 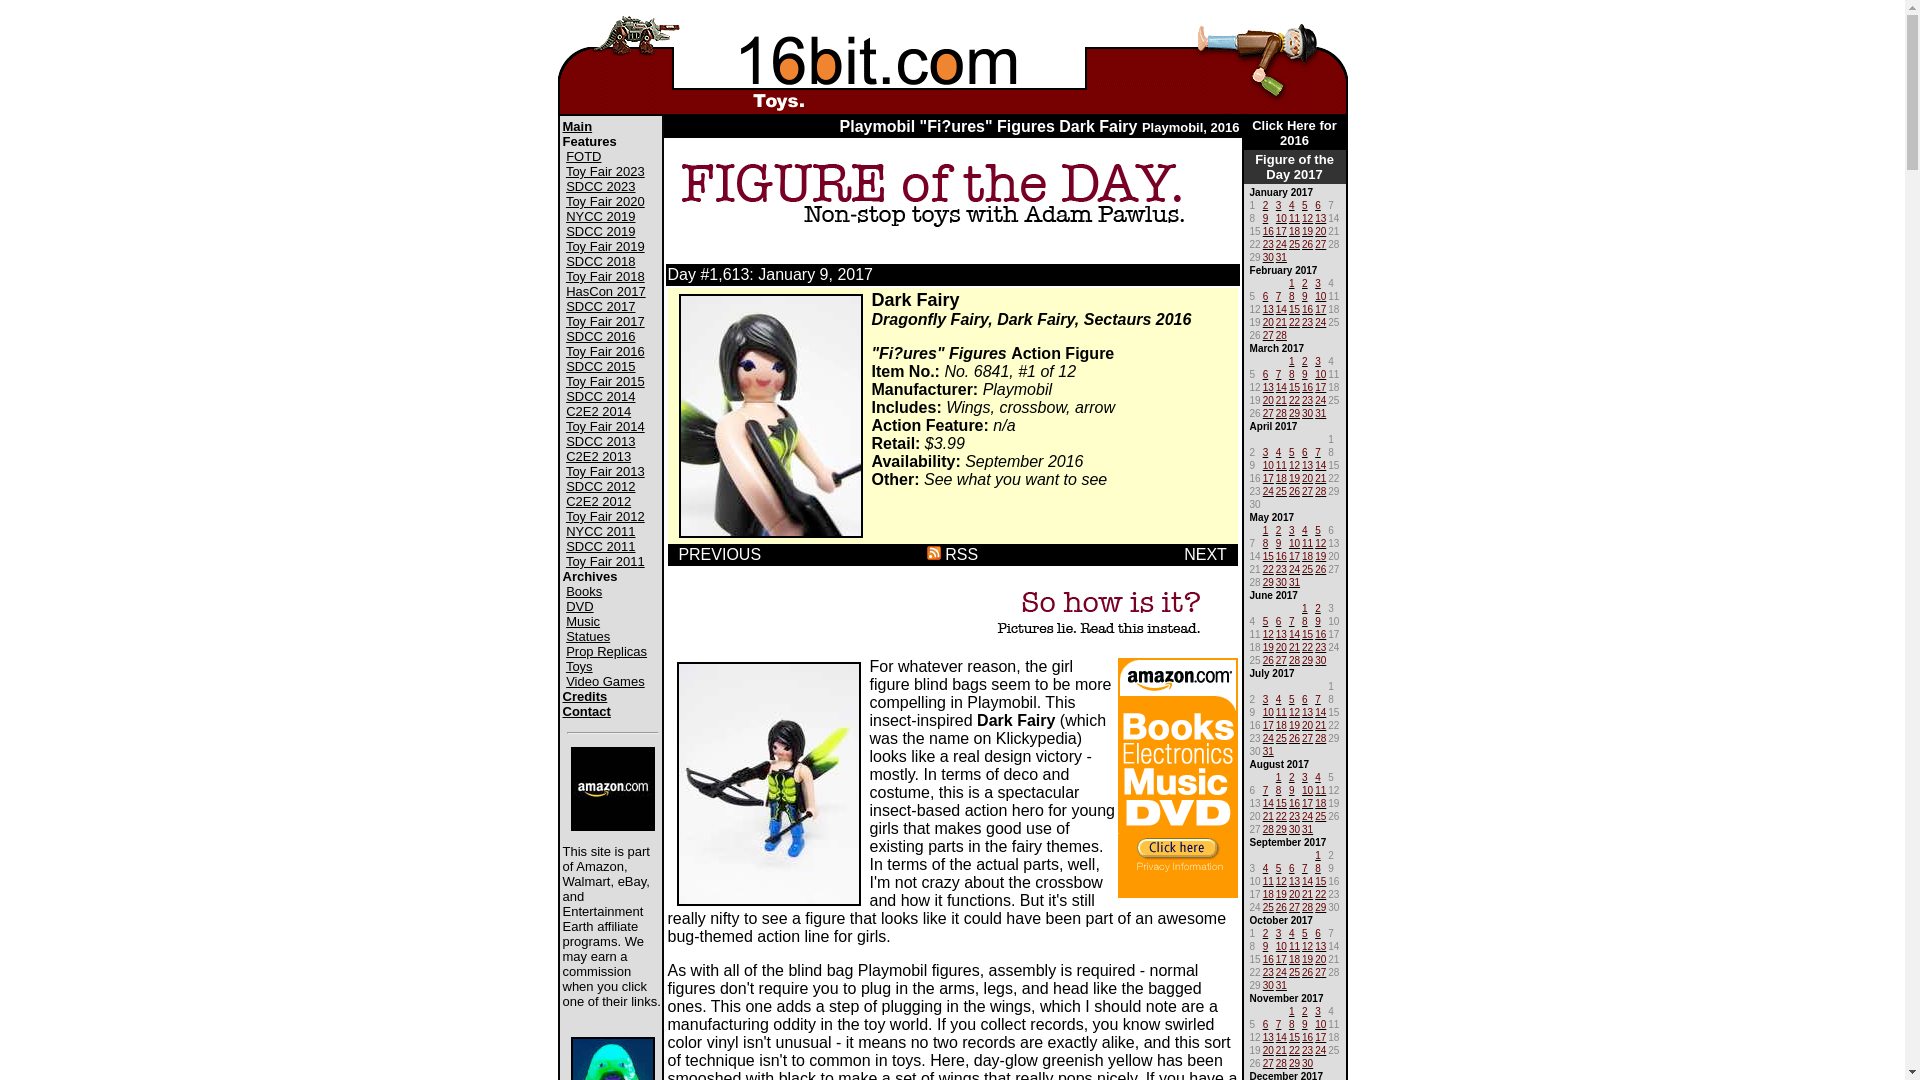 I want to click on 'SDCC 2014', so click(x=599, y=396).